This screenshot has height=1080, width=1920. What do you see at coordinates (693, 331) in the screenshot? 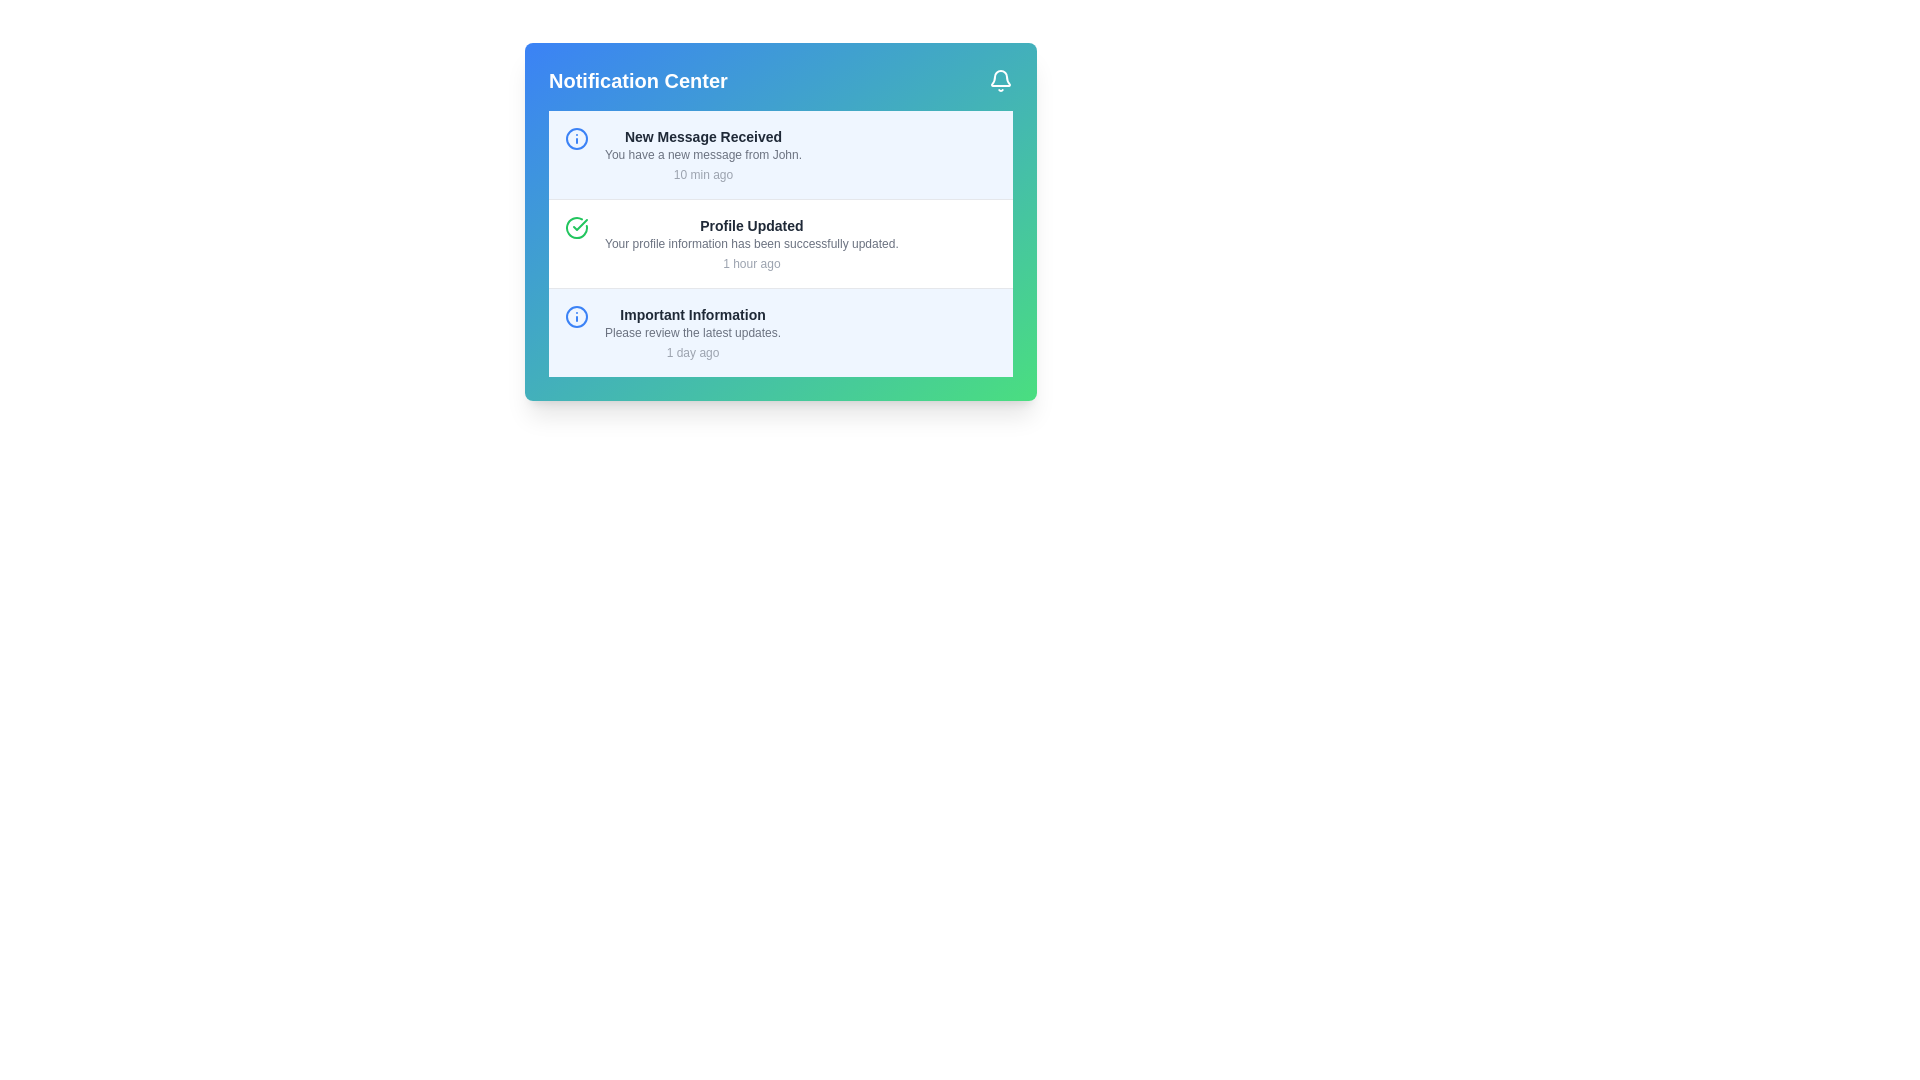
I see `the Text Label element that reads 'Please review the latest updates.' located within the notification box, positioned below the 'Important Information' title and above the '1 day ago' timestamp` at bounding box center [693, 331].